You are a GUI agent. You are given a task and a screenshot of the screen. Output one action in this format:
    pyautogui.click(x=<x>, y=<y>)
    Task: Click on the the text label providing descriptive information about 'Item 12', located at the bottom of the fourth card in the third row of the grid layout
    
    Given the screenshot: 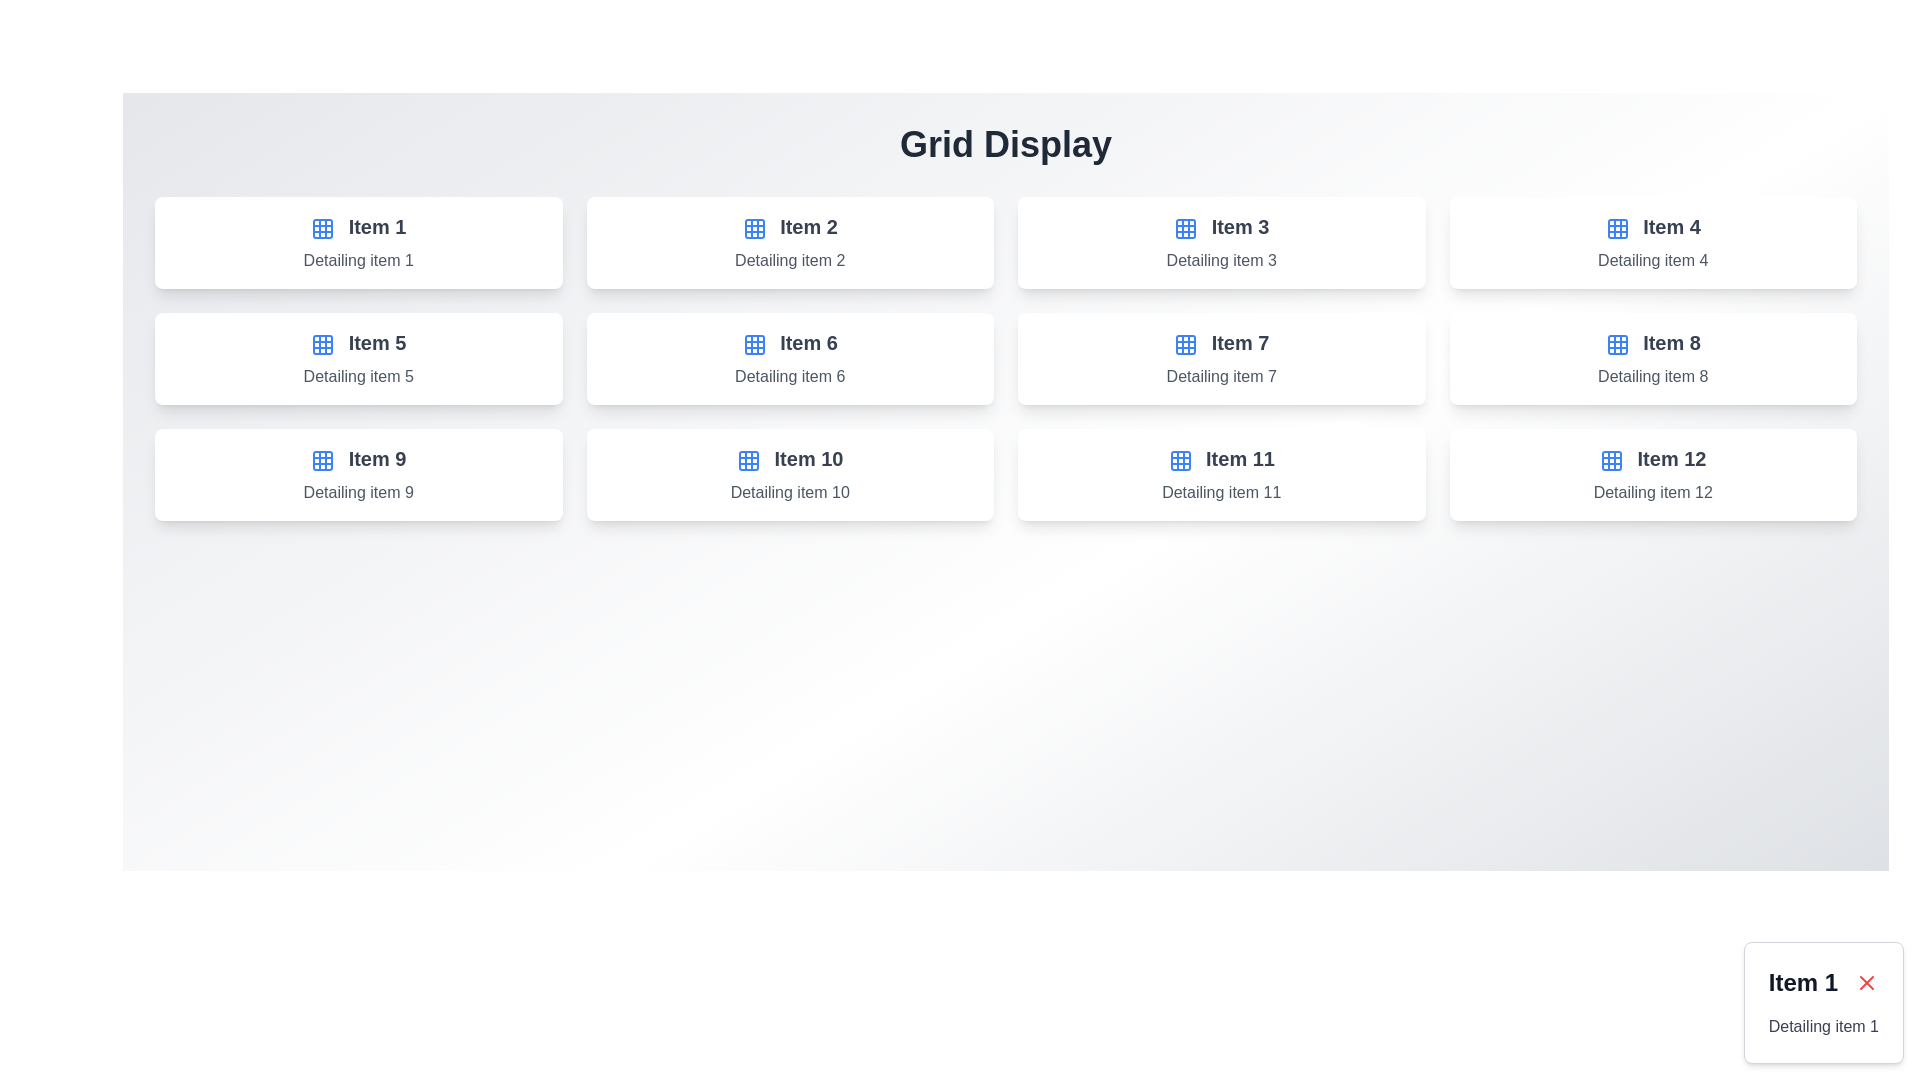 What is the action you would take?
    pyautogui.click(x=1653, y=493)
    